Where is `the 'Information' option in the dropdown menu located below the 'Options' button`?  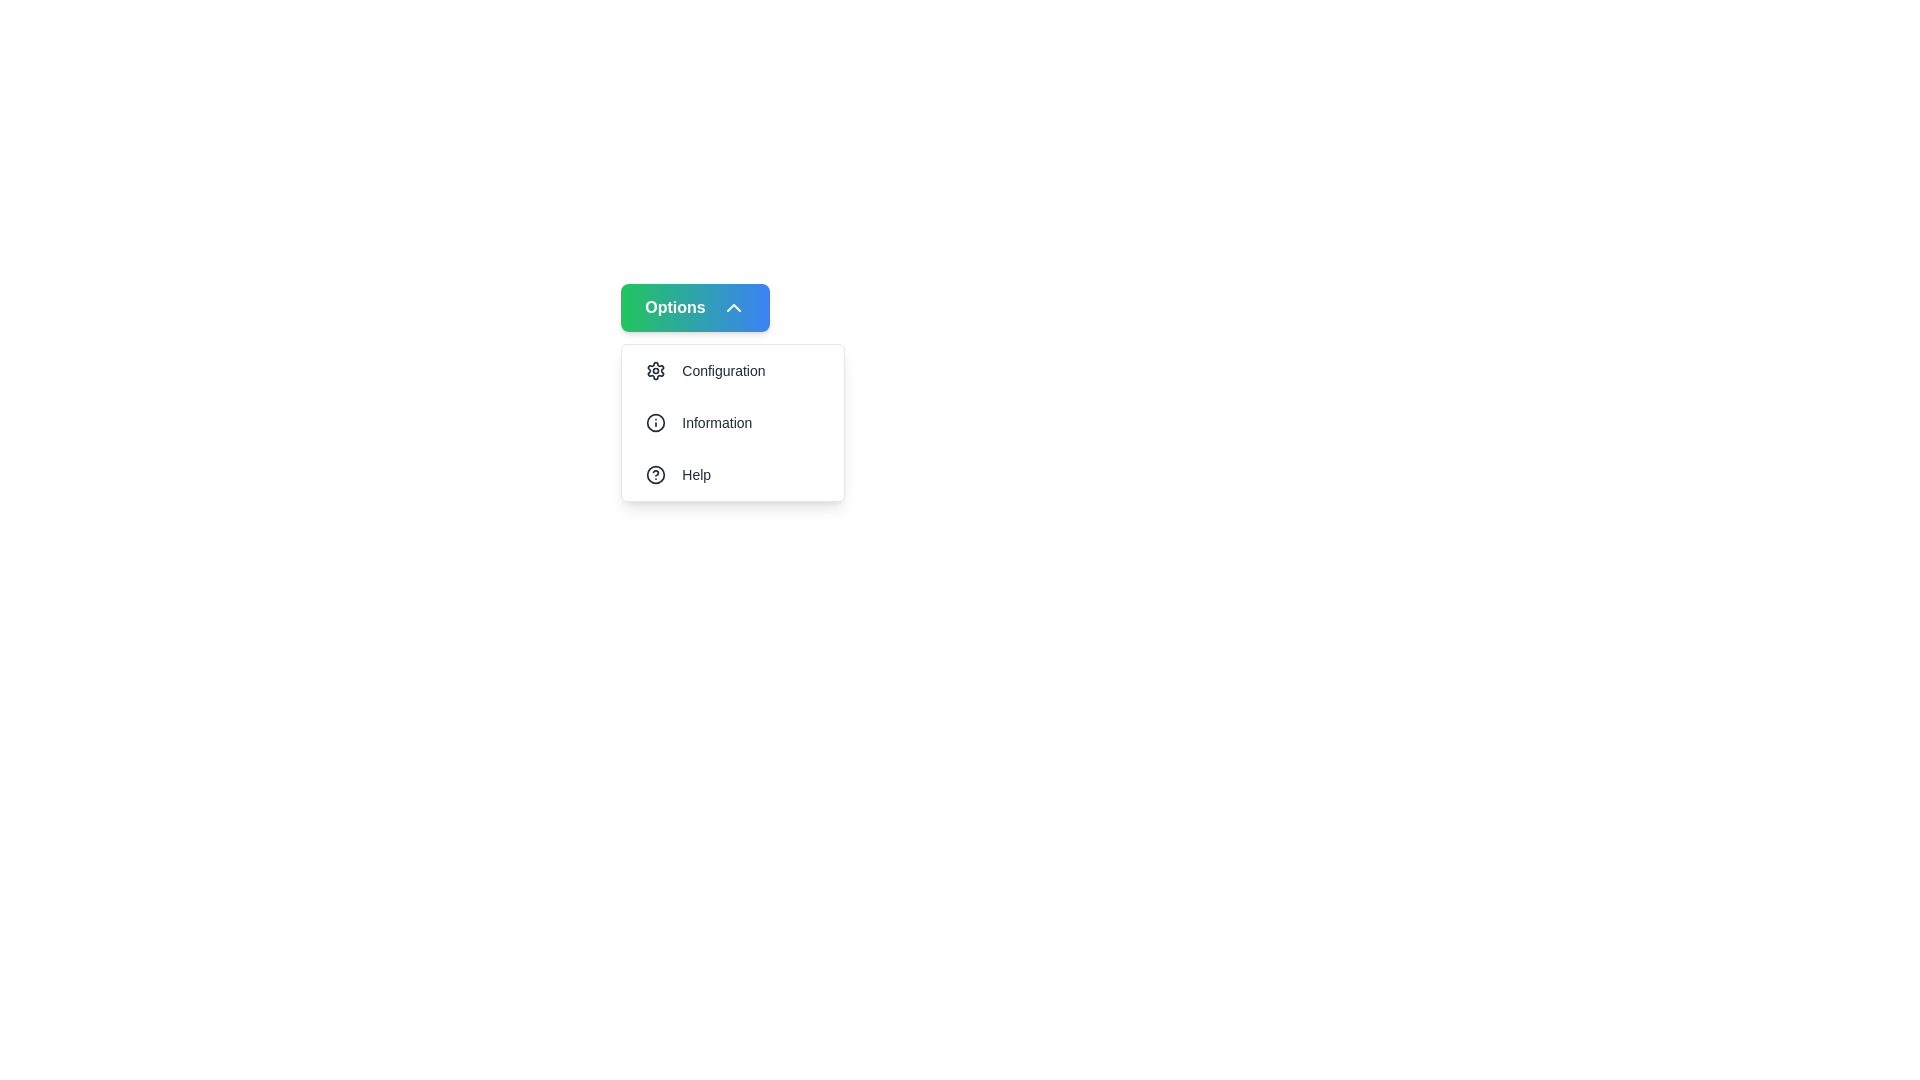
the 'Information' option in the dropdown menu located below the 'Options' button is located at coordinates (732, 422).